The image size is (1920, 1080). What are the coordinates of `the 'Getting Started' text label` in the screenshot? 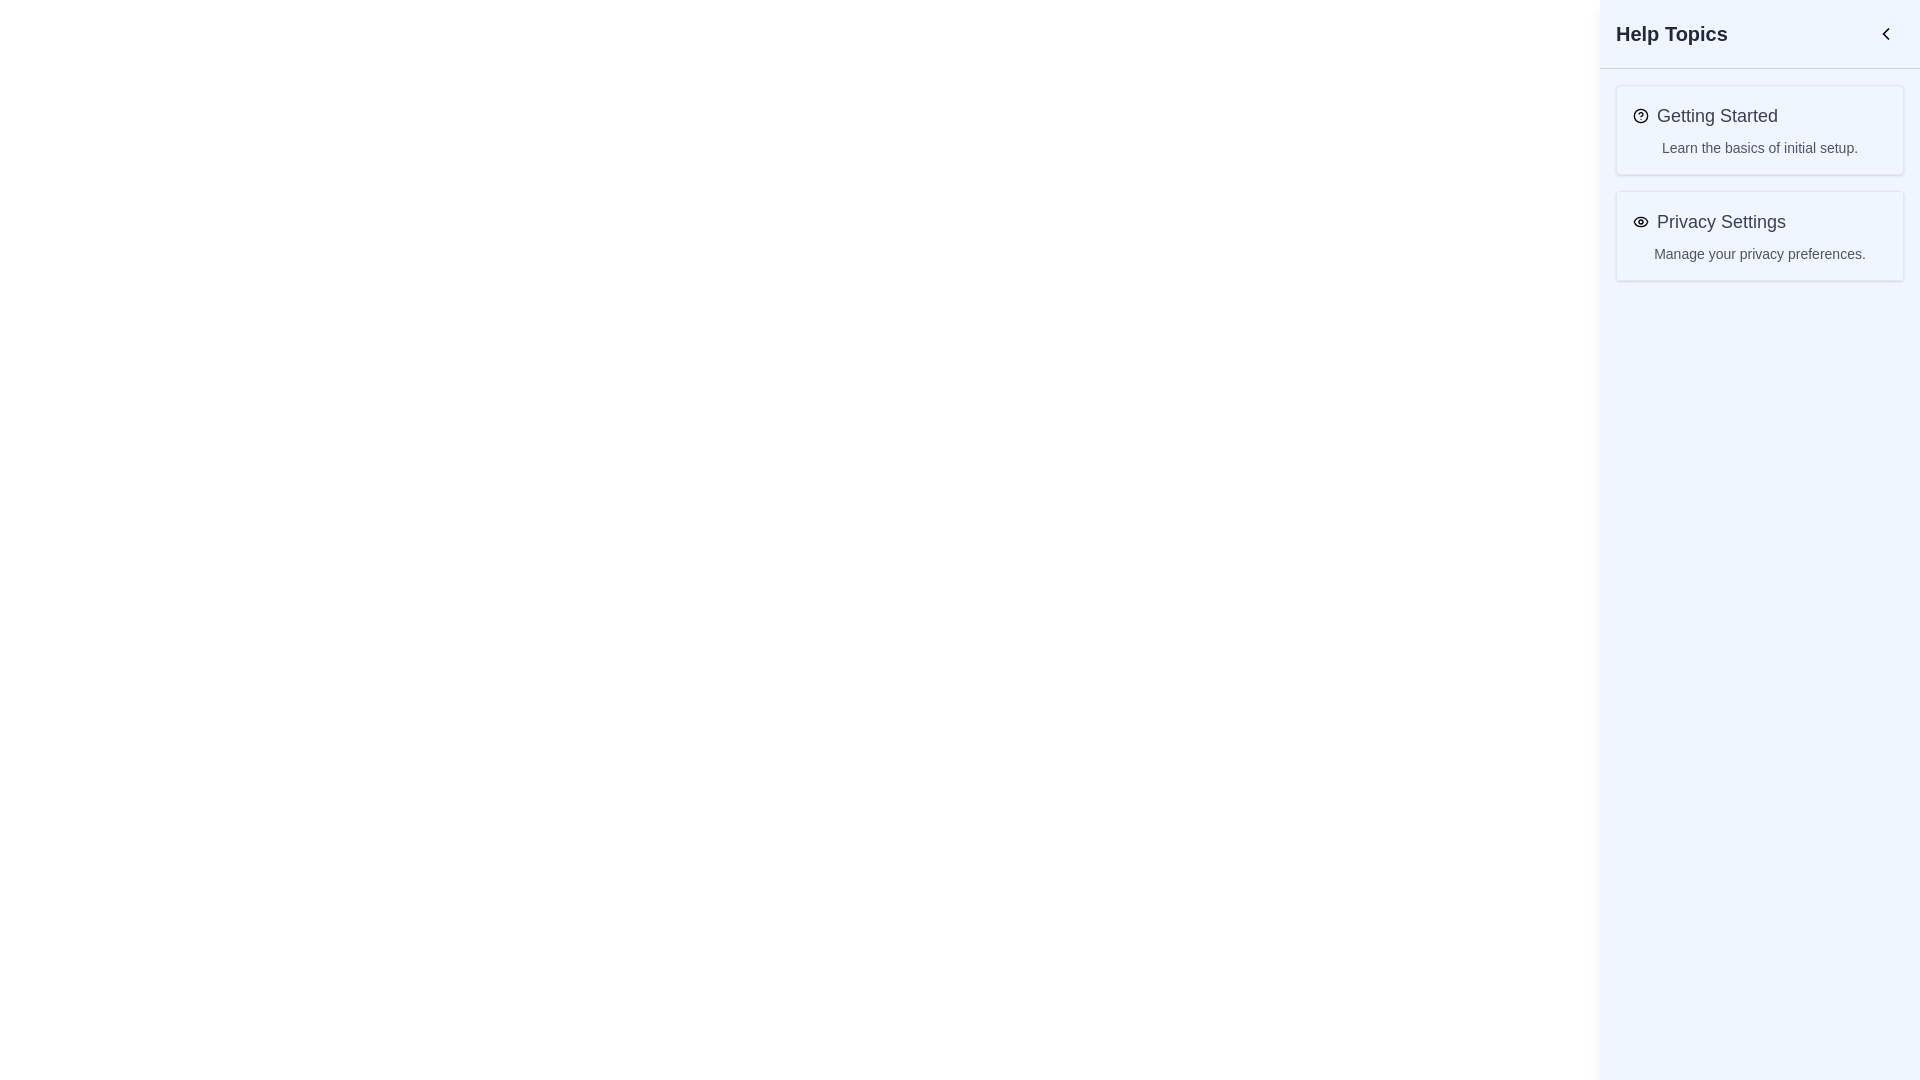 It's located at (1716, 115).